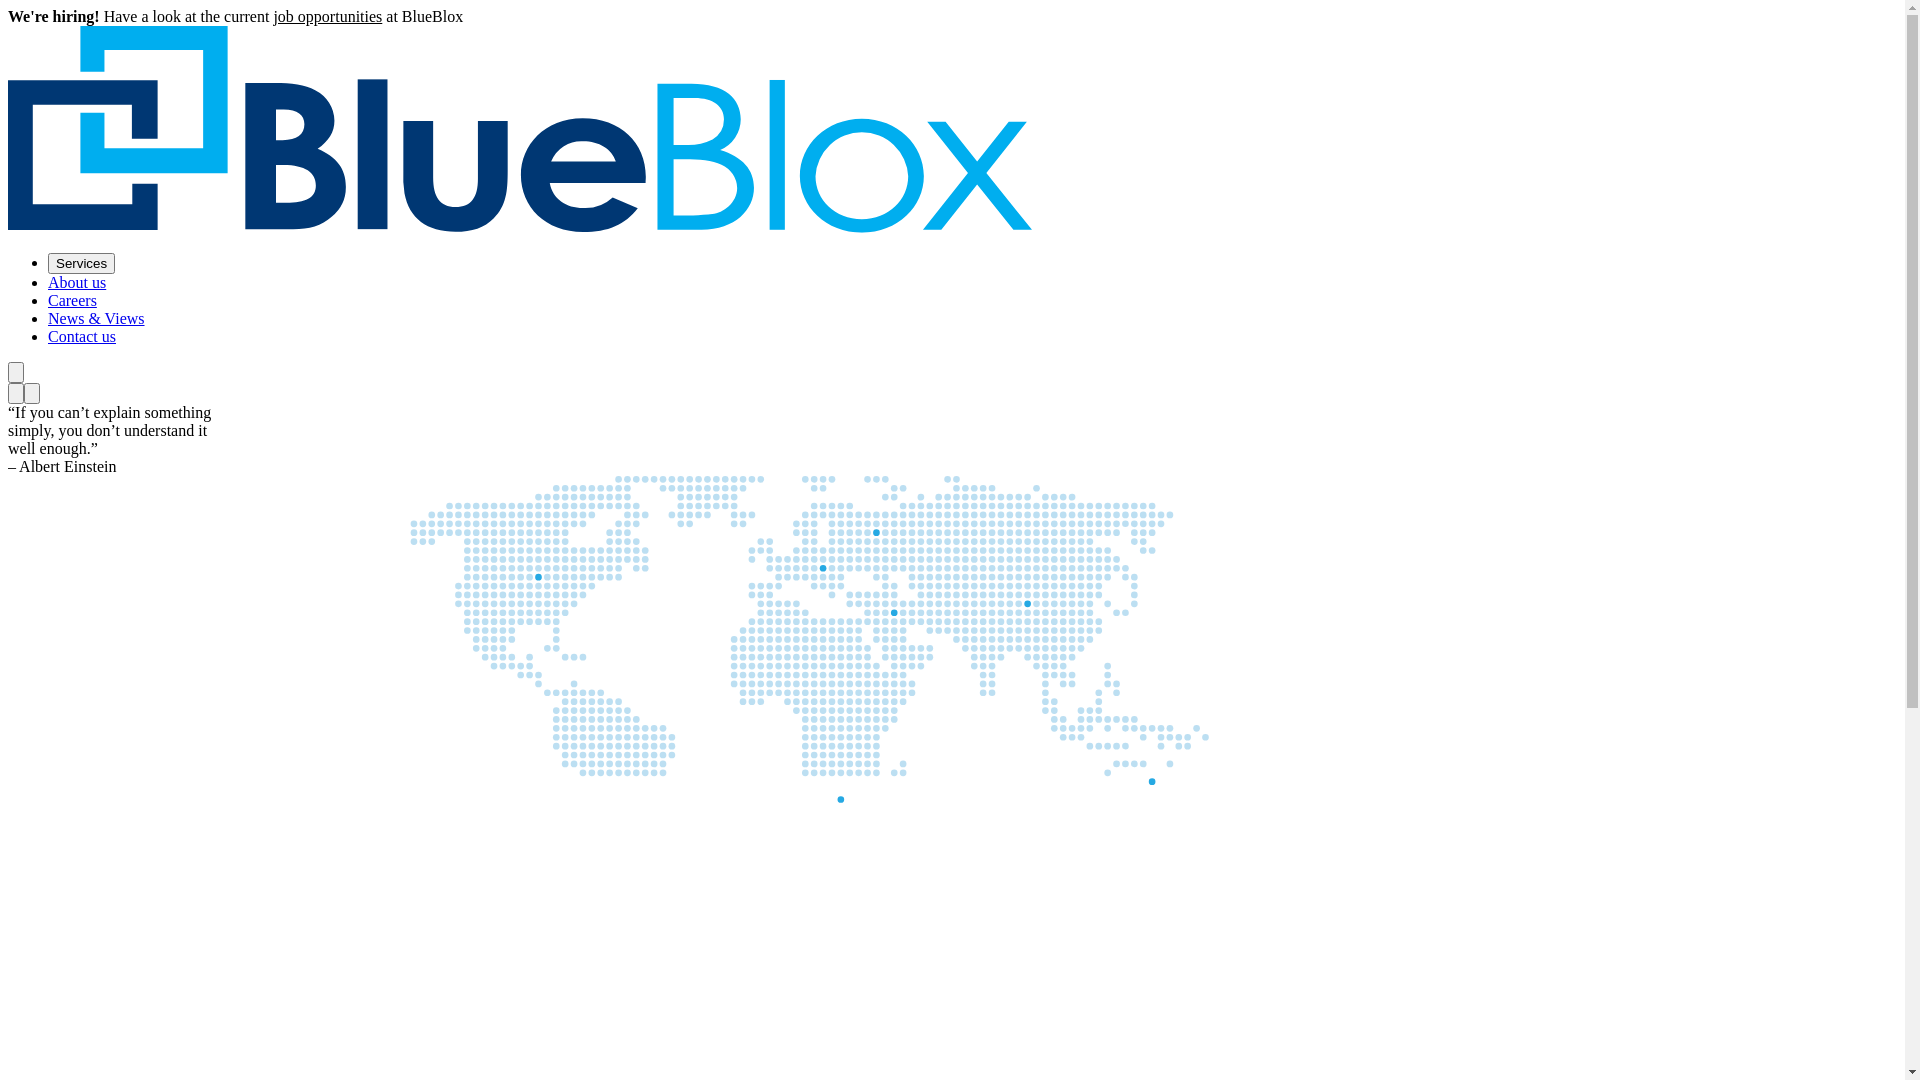 The height and width of the screenshot is (1080, 1920). What do you see at coordinates (80, 262) in the screenshot?
I see `'Services'` at bounding box center [80, 262].